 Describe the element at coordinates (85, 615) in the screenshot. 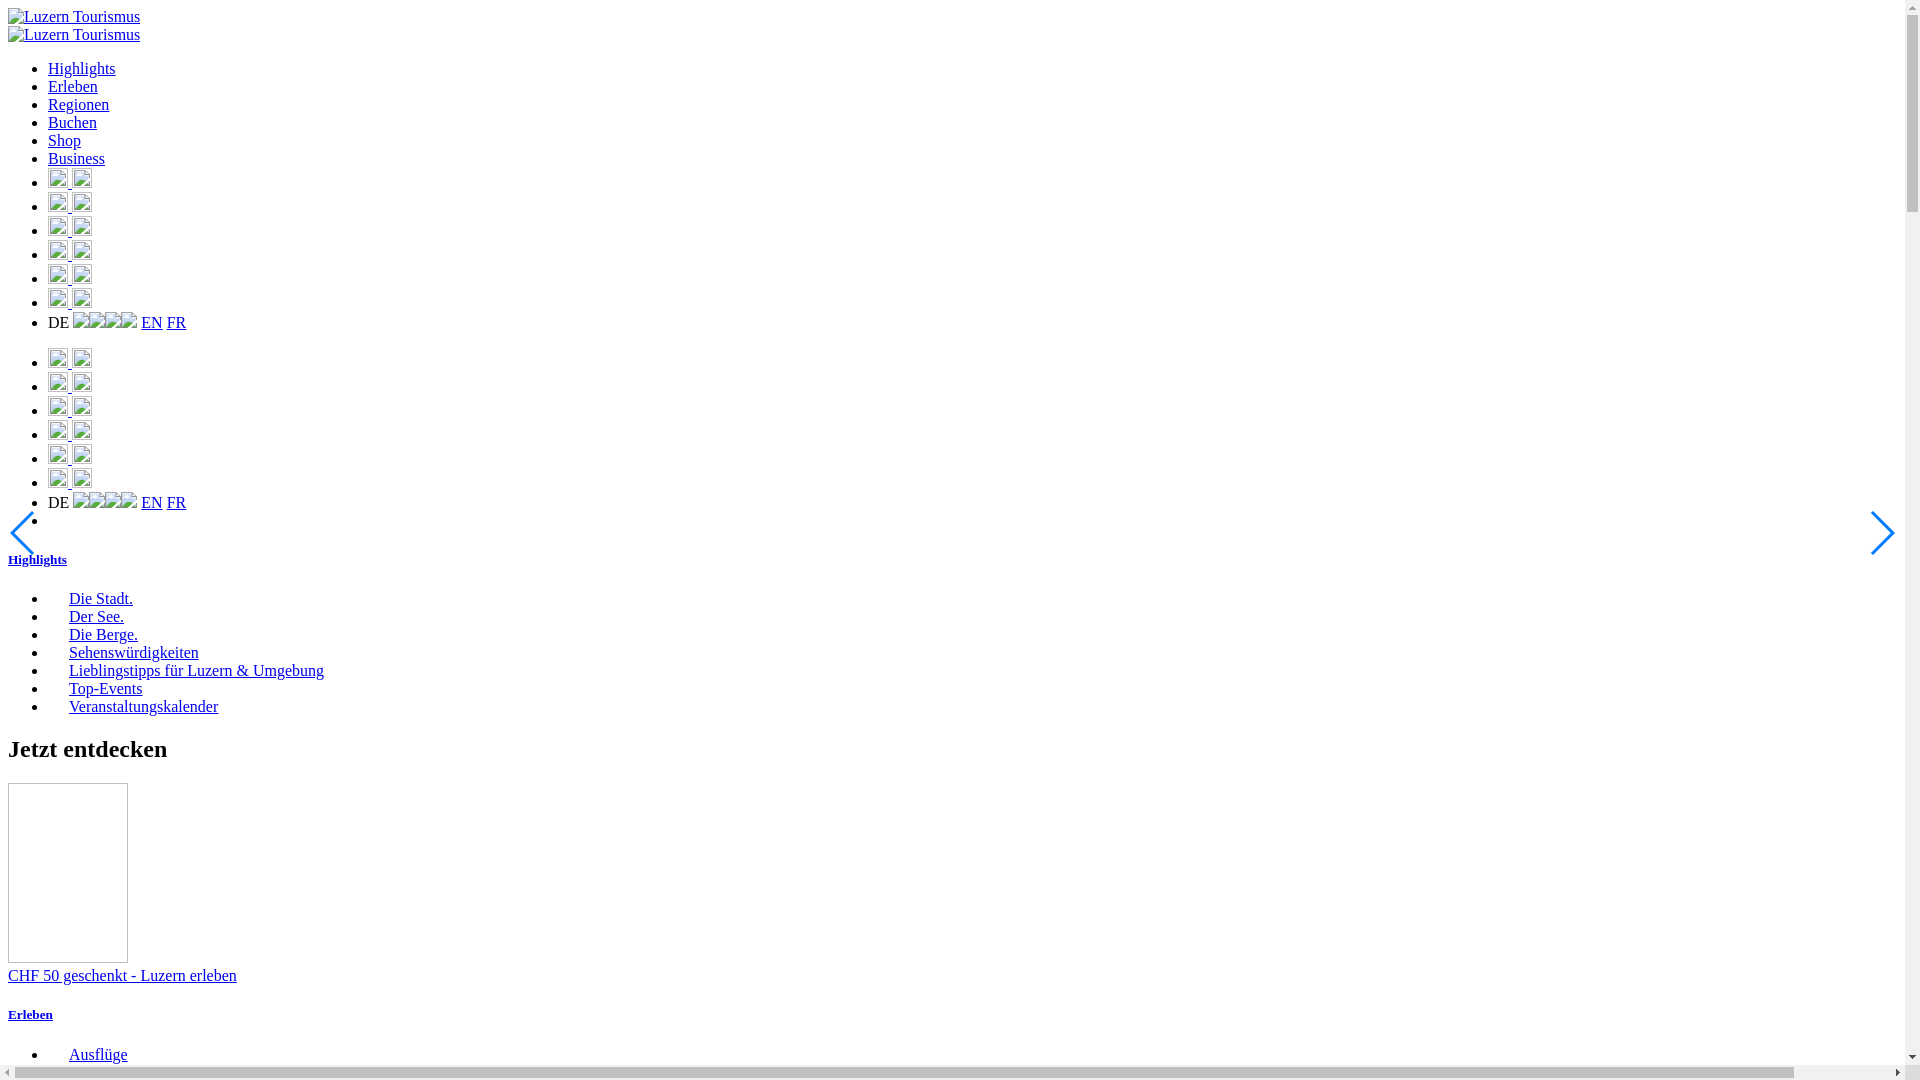

I see `'Der See.'` at that location.